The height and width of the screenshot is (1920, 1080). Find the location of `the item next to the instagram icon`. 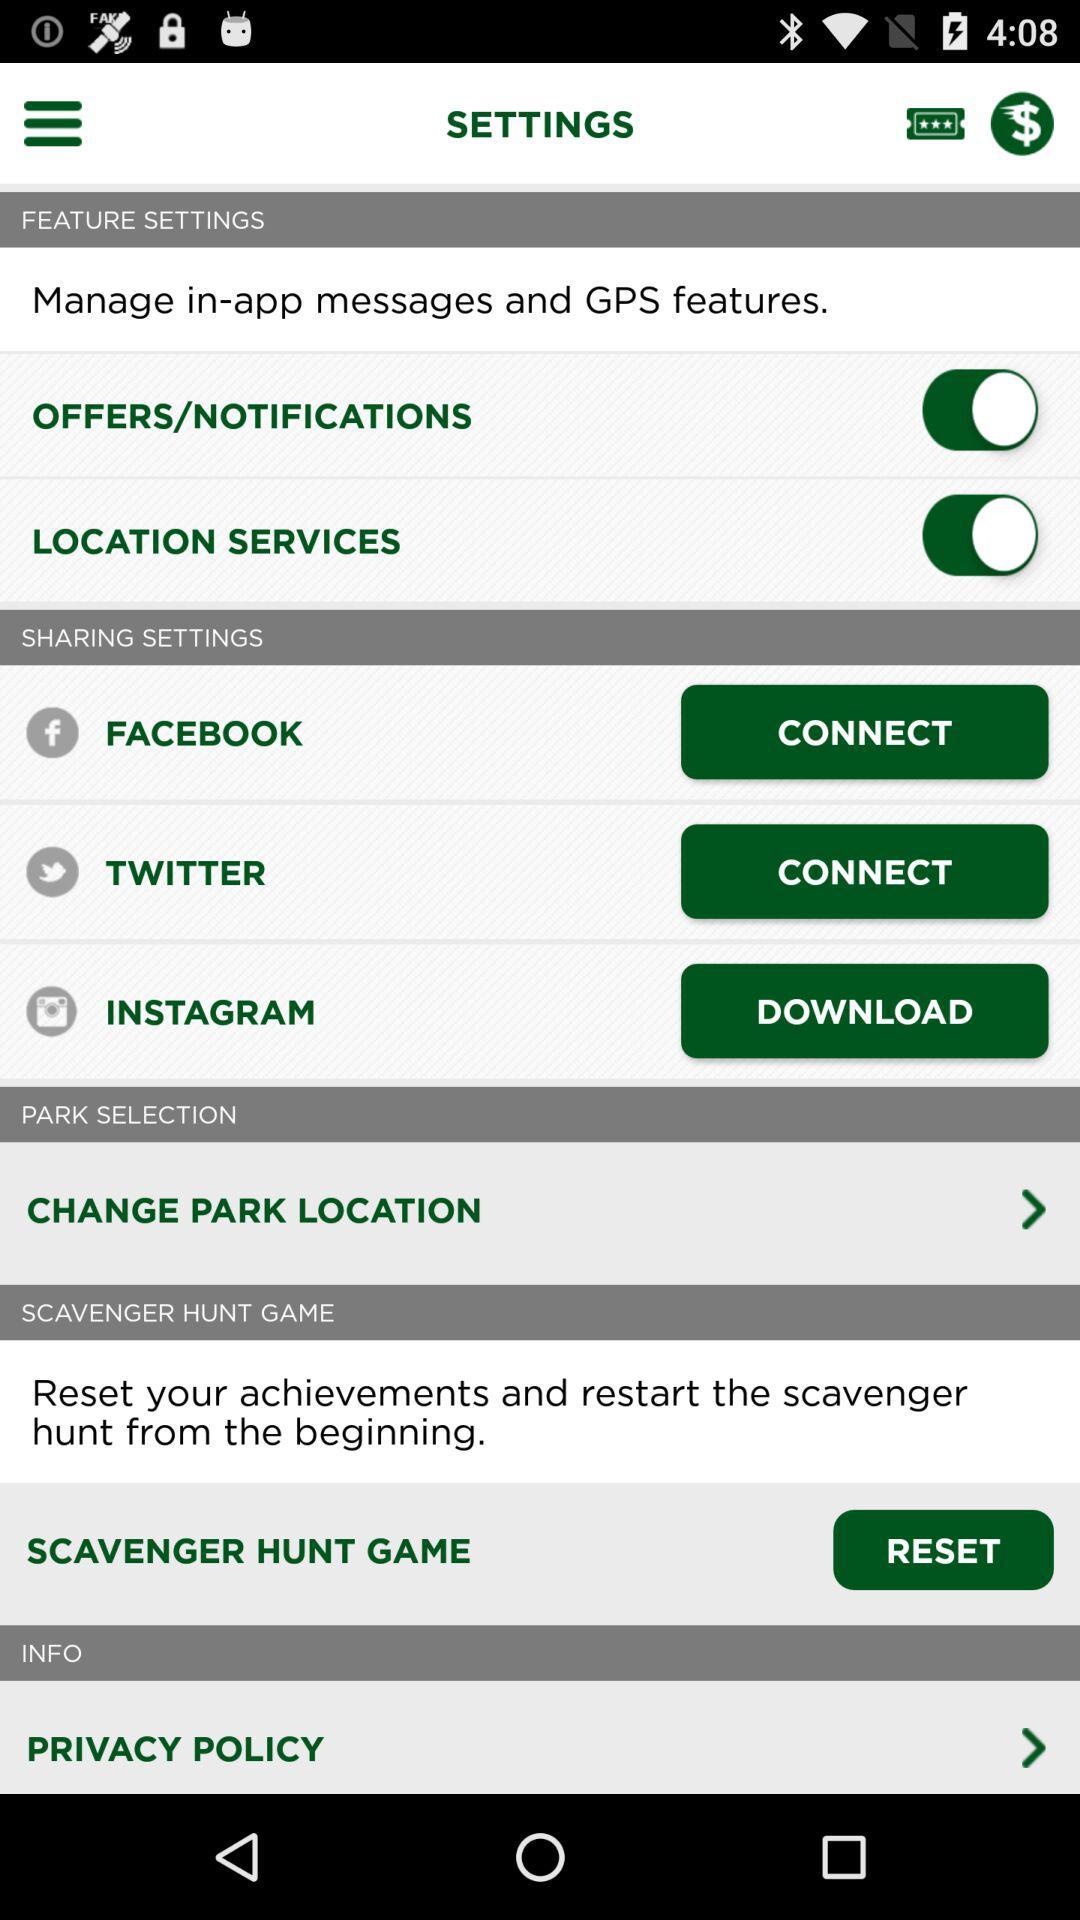

the item next to the instagram icon is located at coordinates (863, 1011).